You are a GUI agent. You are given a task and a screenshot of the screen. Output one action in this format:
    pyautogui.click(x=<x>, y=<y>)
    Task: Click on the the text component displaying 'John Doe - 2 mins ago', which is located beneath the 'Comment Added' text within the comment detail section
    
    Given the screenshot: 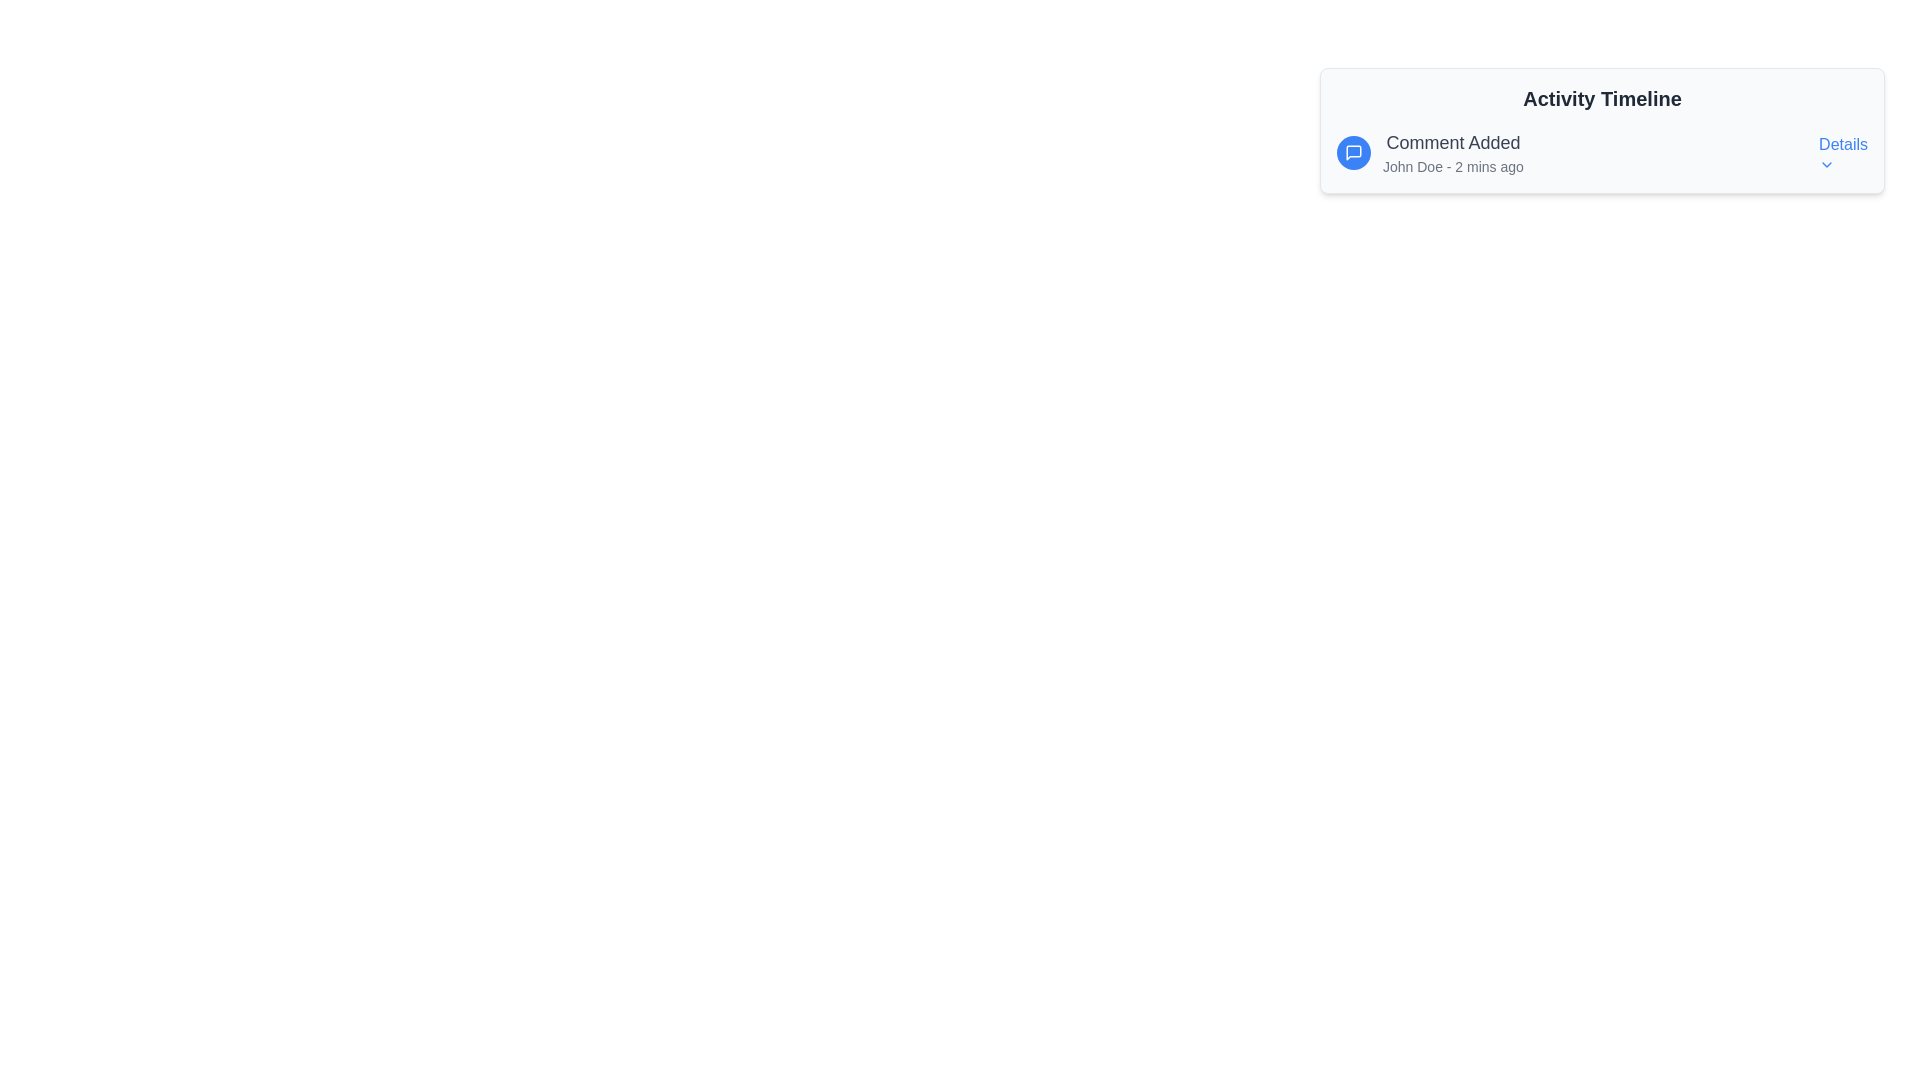 What is the action you would take?
    pyautogui.click(x=1453, y=165)
    